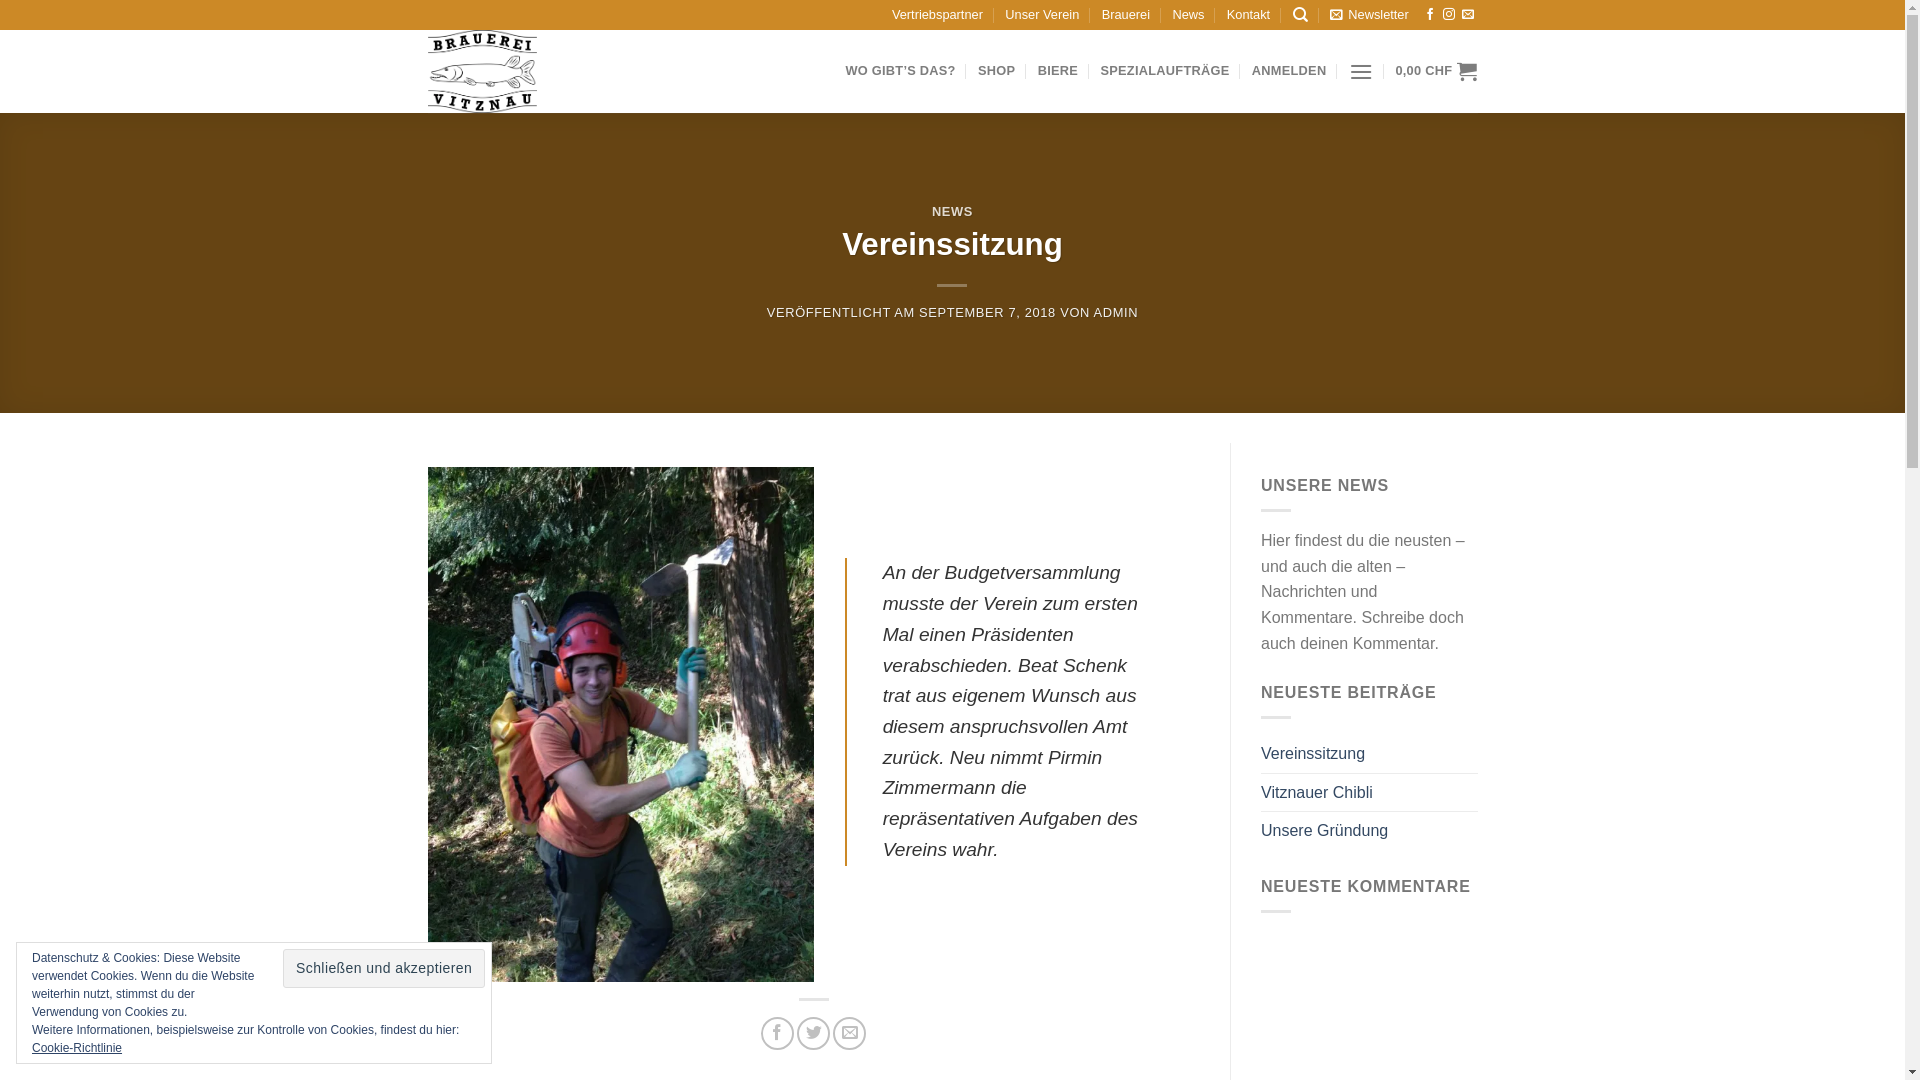 The width and height of the screenshot is (1920, 1080). Describe the element at coordinates (1316, 792) in the screenshot. I see `'Vitznauer Chibli'` at that location.